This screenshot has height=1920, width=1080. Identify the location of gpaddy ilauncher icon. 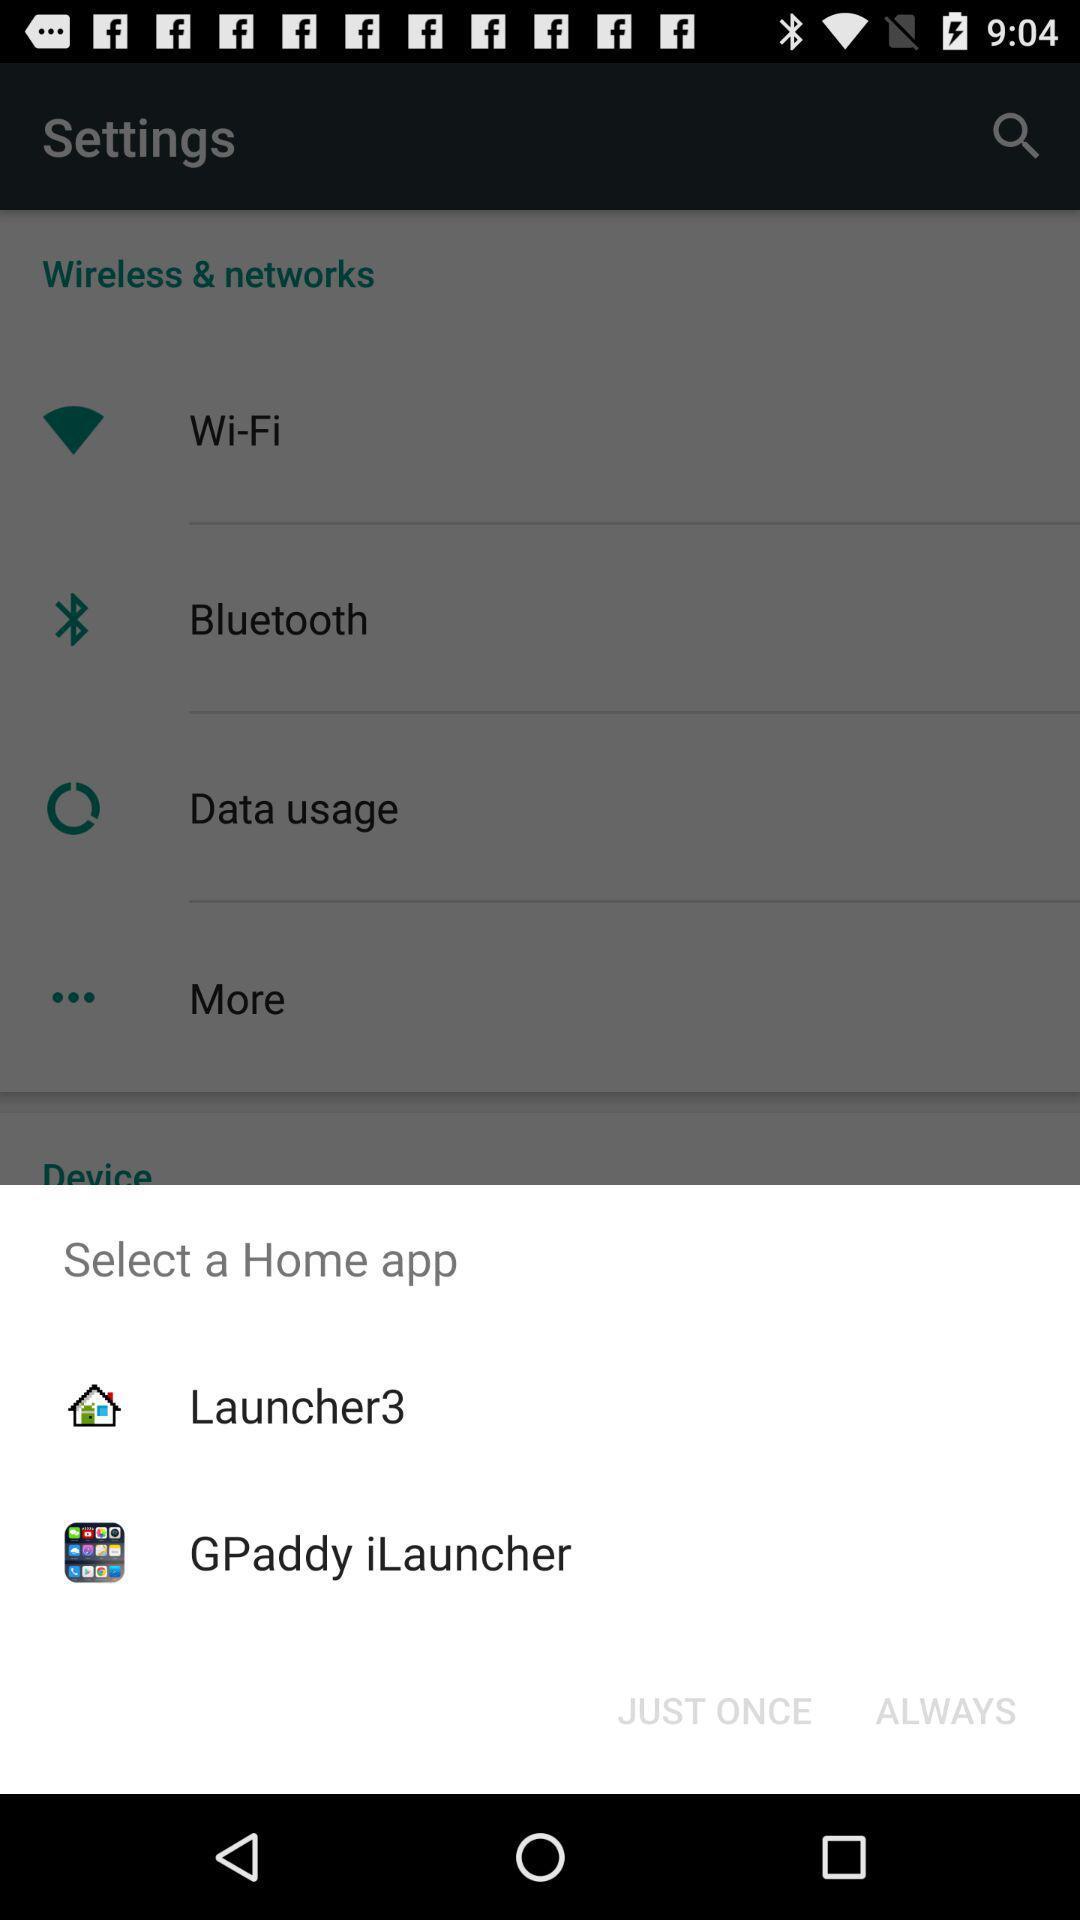
(380, 1551).